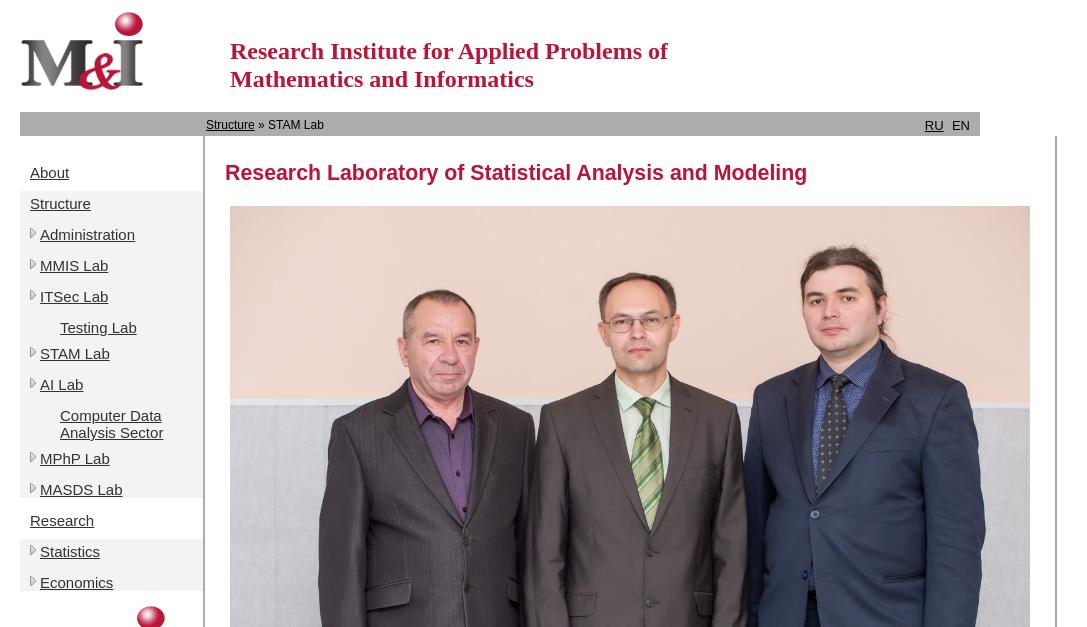 The width and height of the screenshot is (1087, 627). Describe the element at coordinates (30, 171) in the screenshot. I see `'About'` at that location.